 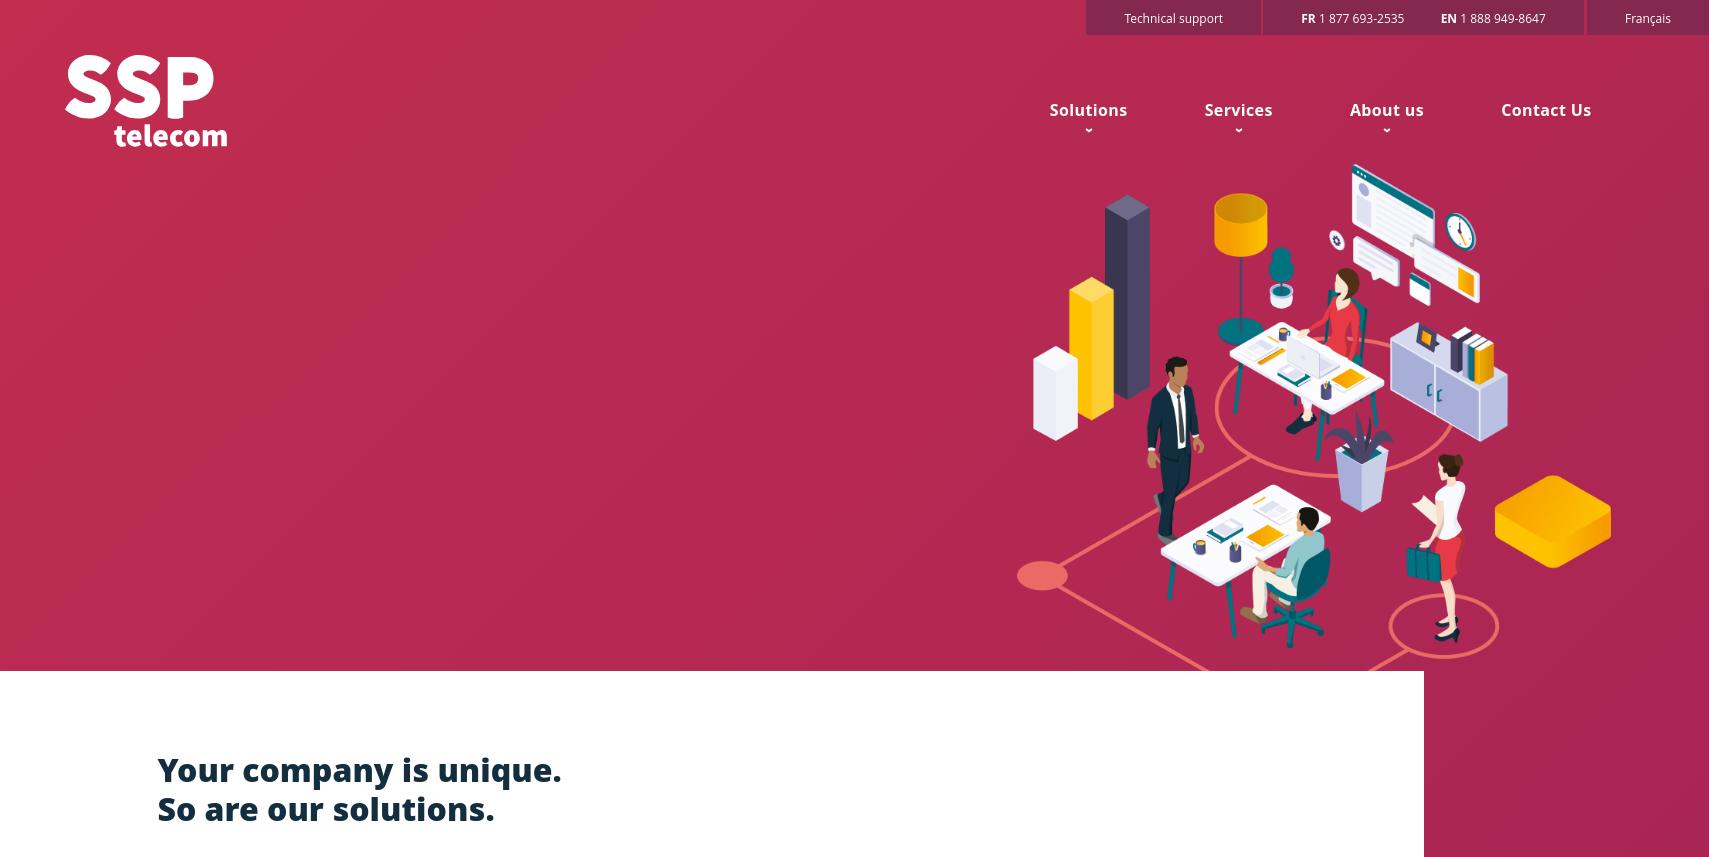 I want to click on 'Solutions', so click(x=1087, y=110).